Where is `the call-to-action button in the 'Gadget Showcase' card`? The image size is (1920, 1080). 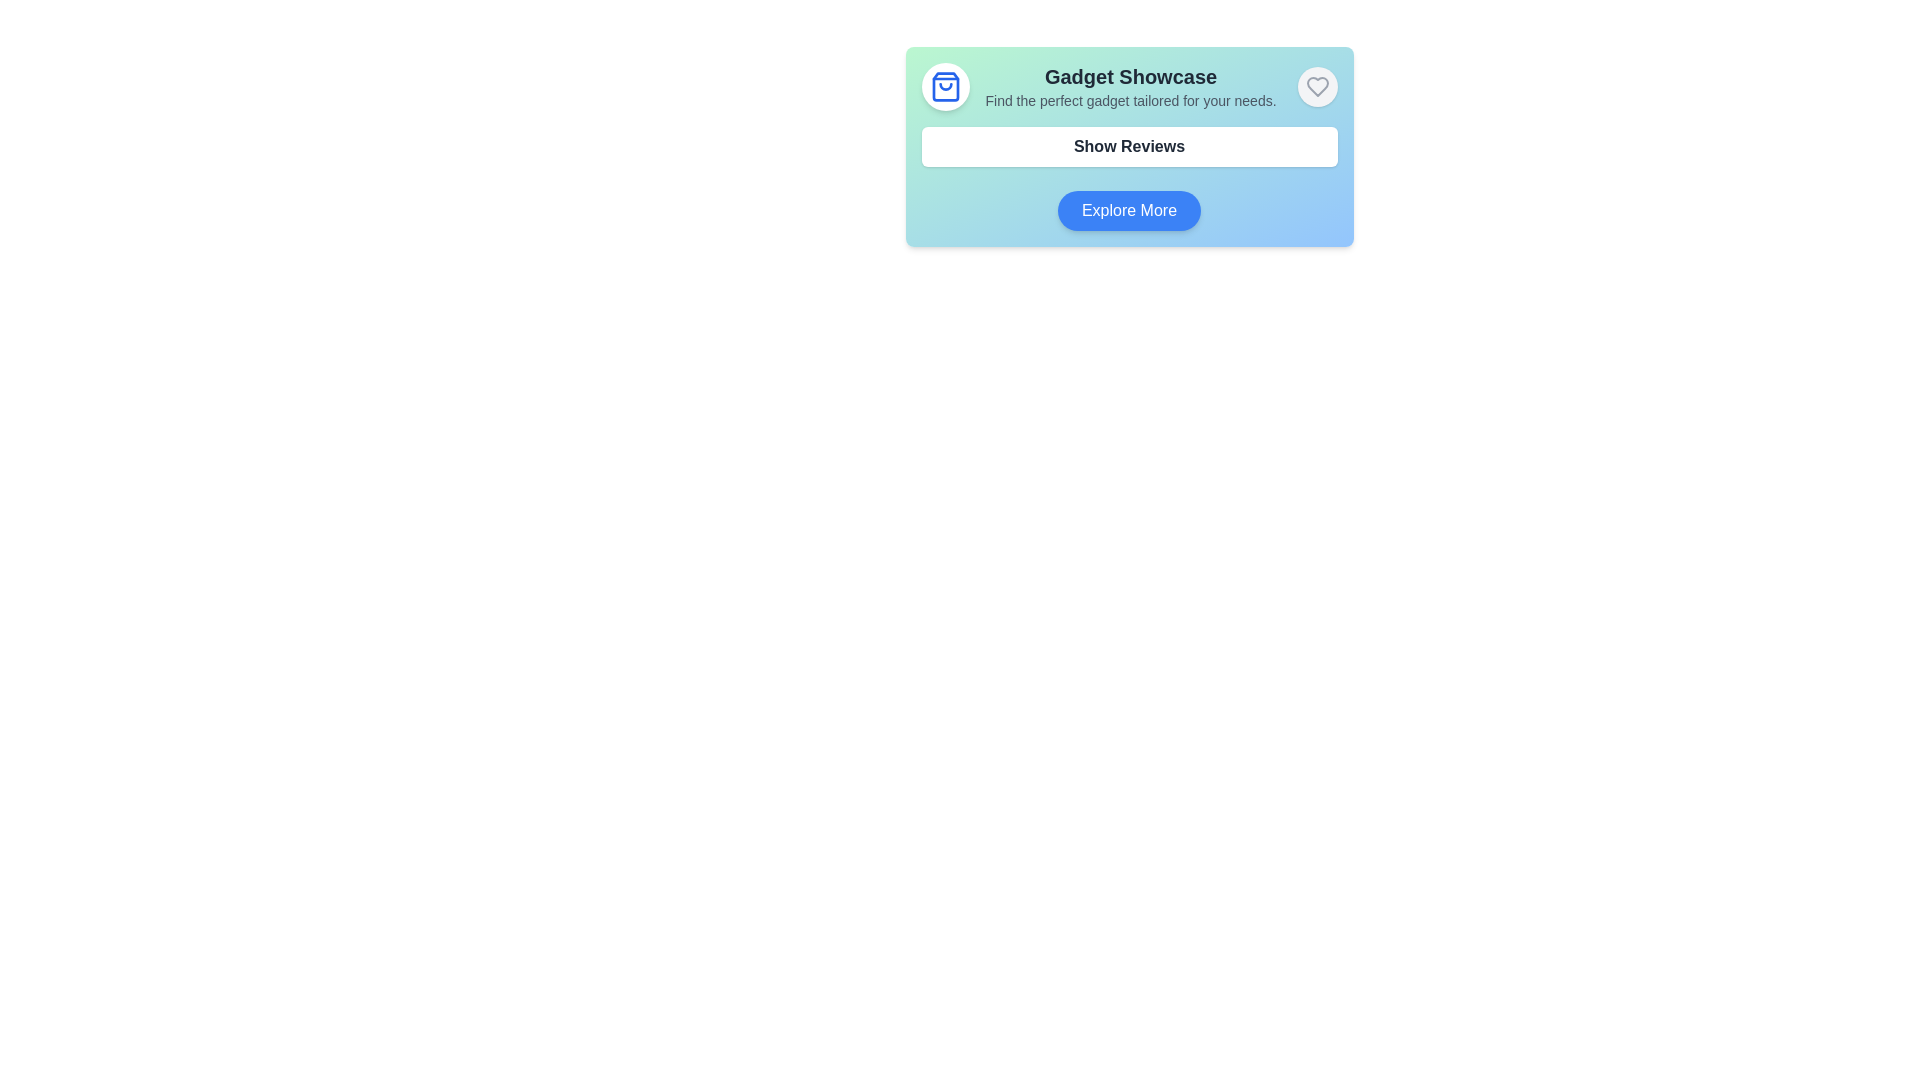 the call-to-action button in the 'Gadget Showcase' card is located at coordinates (1129, 211).